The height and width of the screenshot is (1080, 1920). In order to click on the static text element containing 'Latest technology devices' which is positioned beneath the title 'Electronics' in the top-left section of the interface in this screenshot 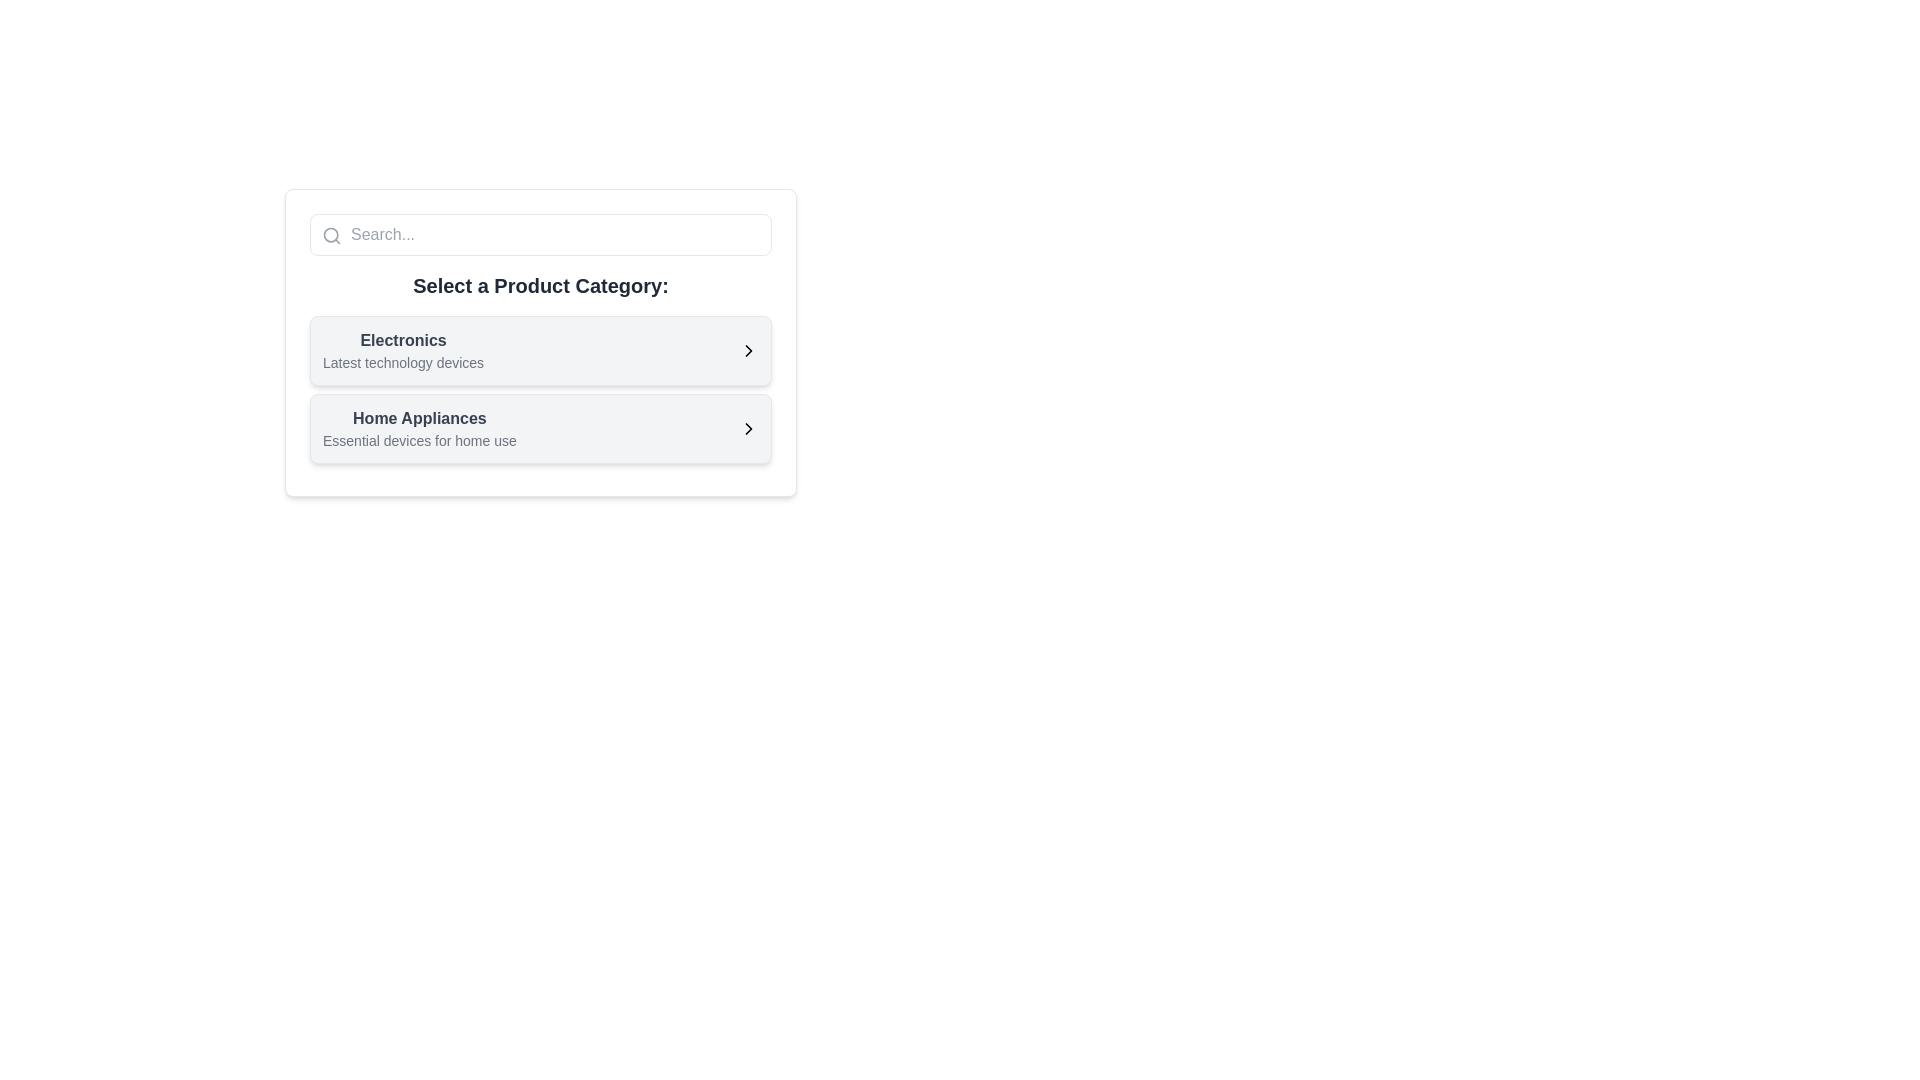, I will do `click(402, 362)`.